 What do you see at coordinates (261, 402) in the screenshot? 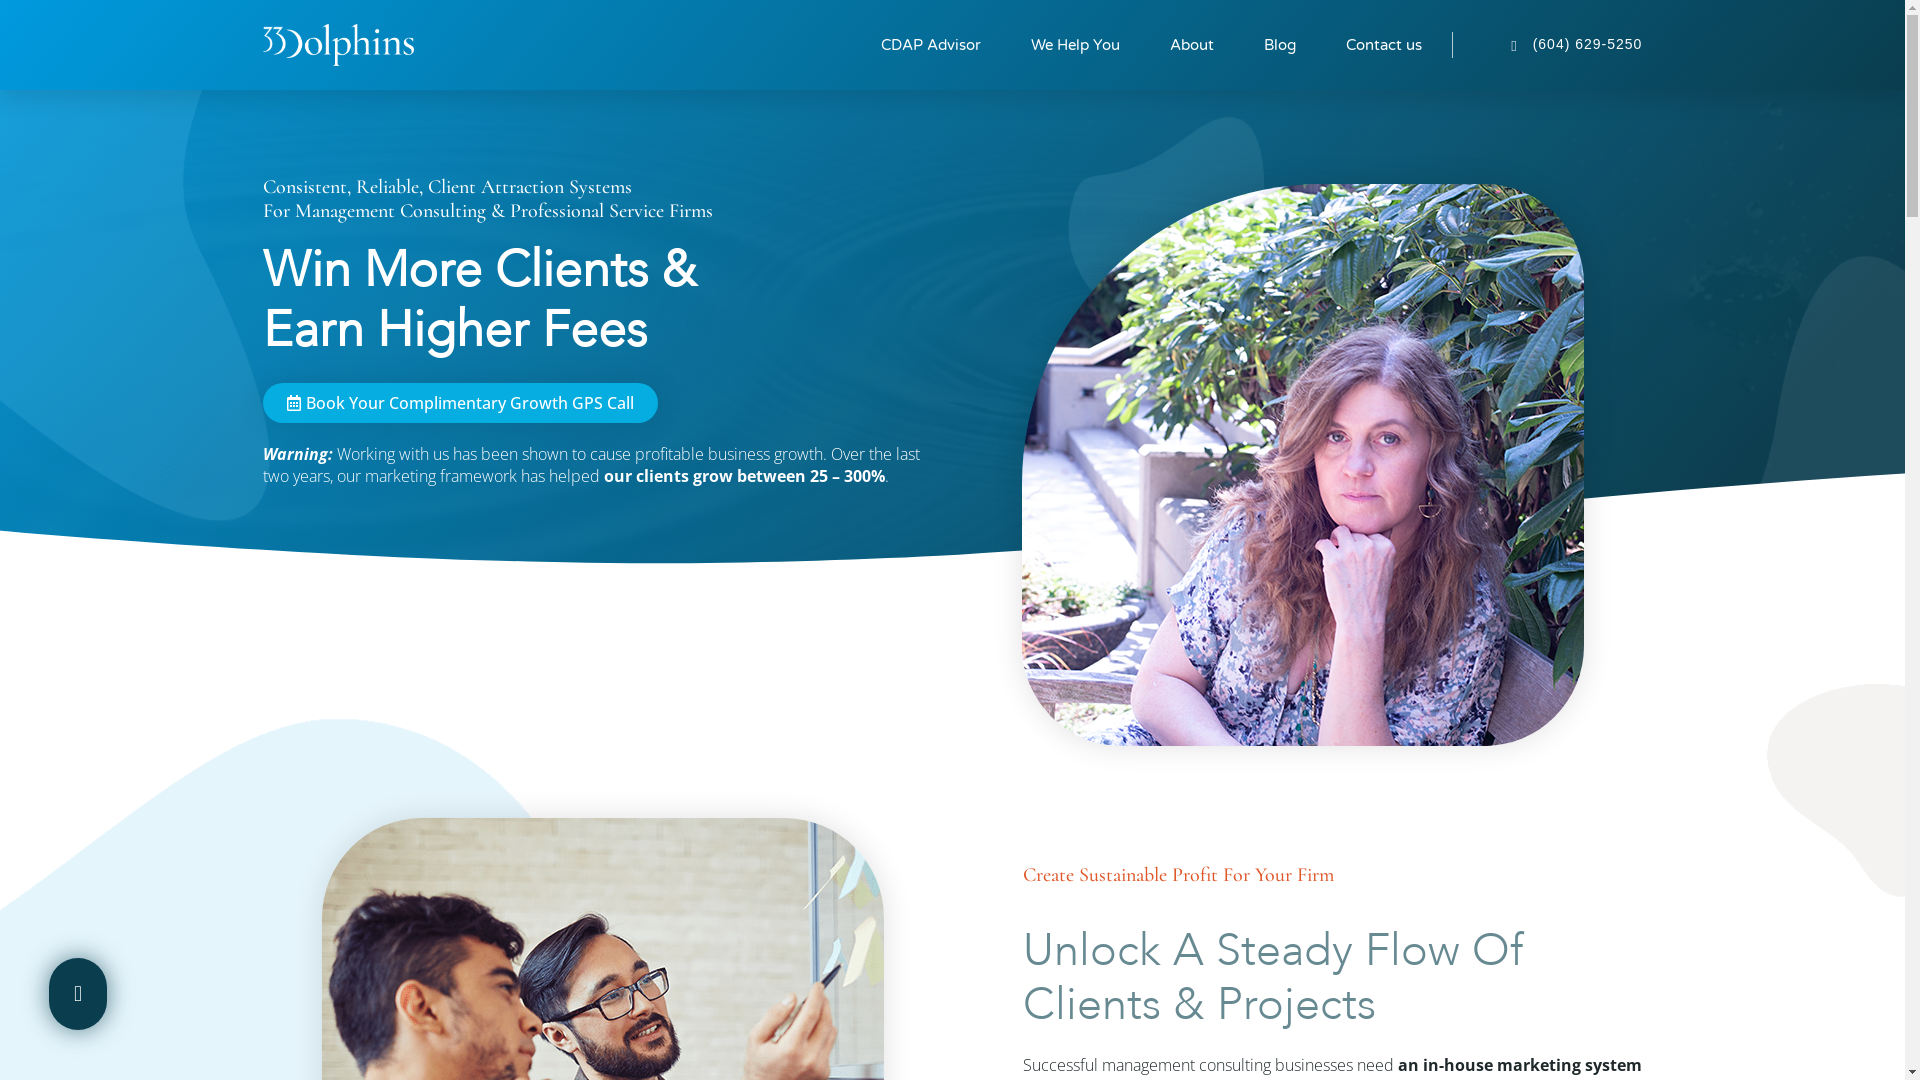
I see `'Book Your Complimentary Growth GPS Call'` at bounding box center [261, 402].